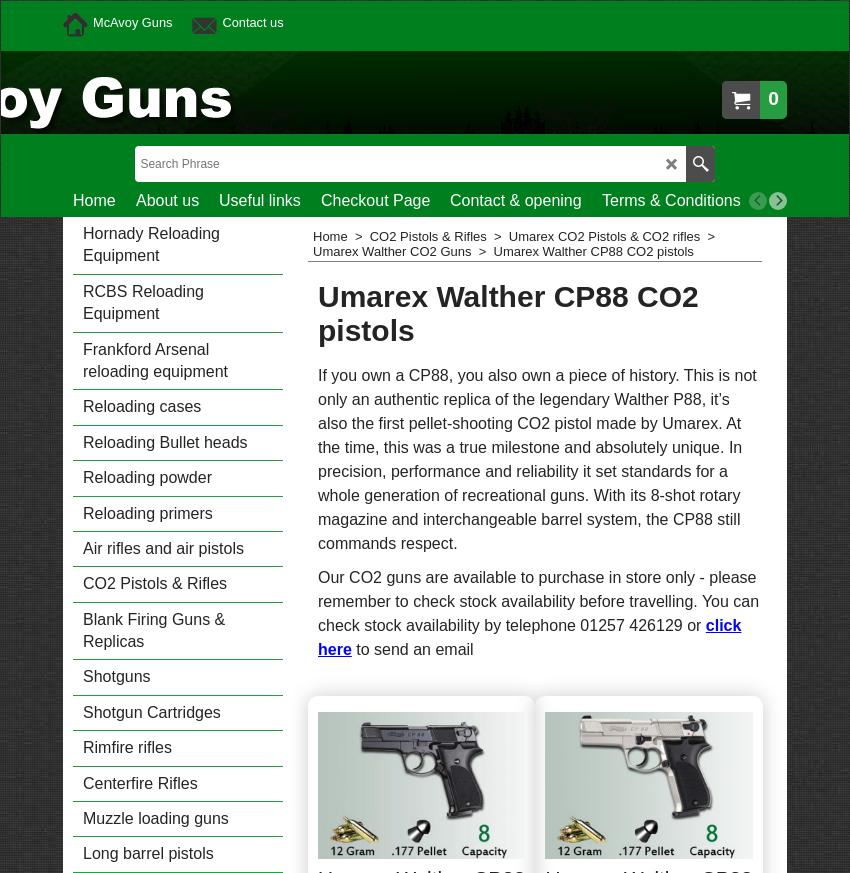 This screenshot has height=873, width=850. Describe the element at coordinates (142, 405) in the screenshot. I see `'Reloading cases'` at that location.